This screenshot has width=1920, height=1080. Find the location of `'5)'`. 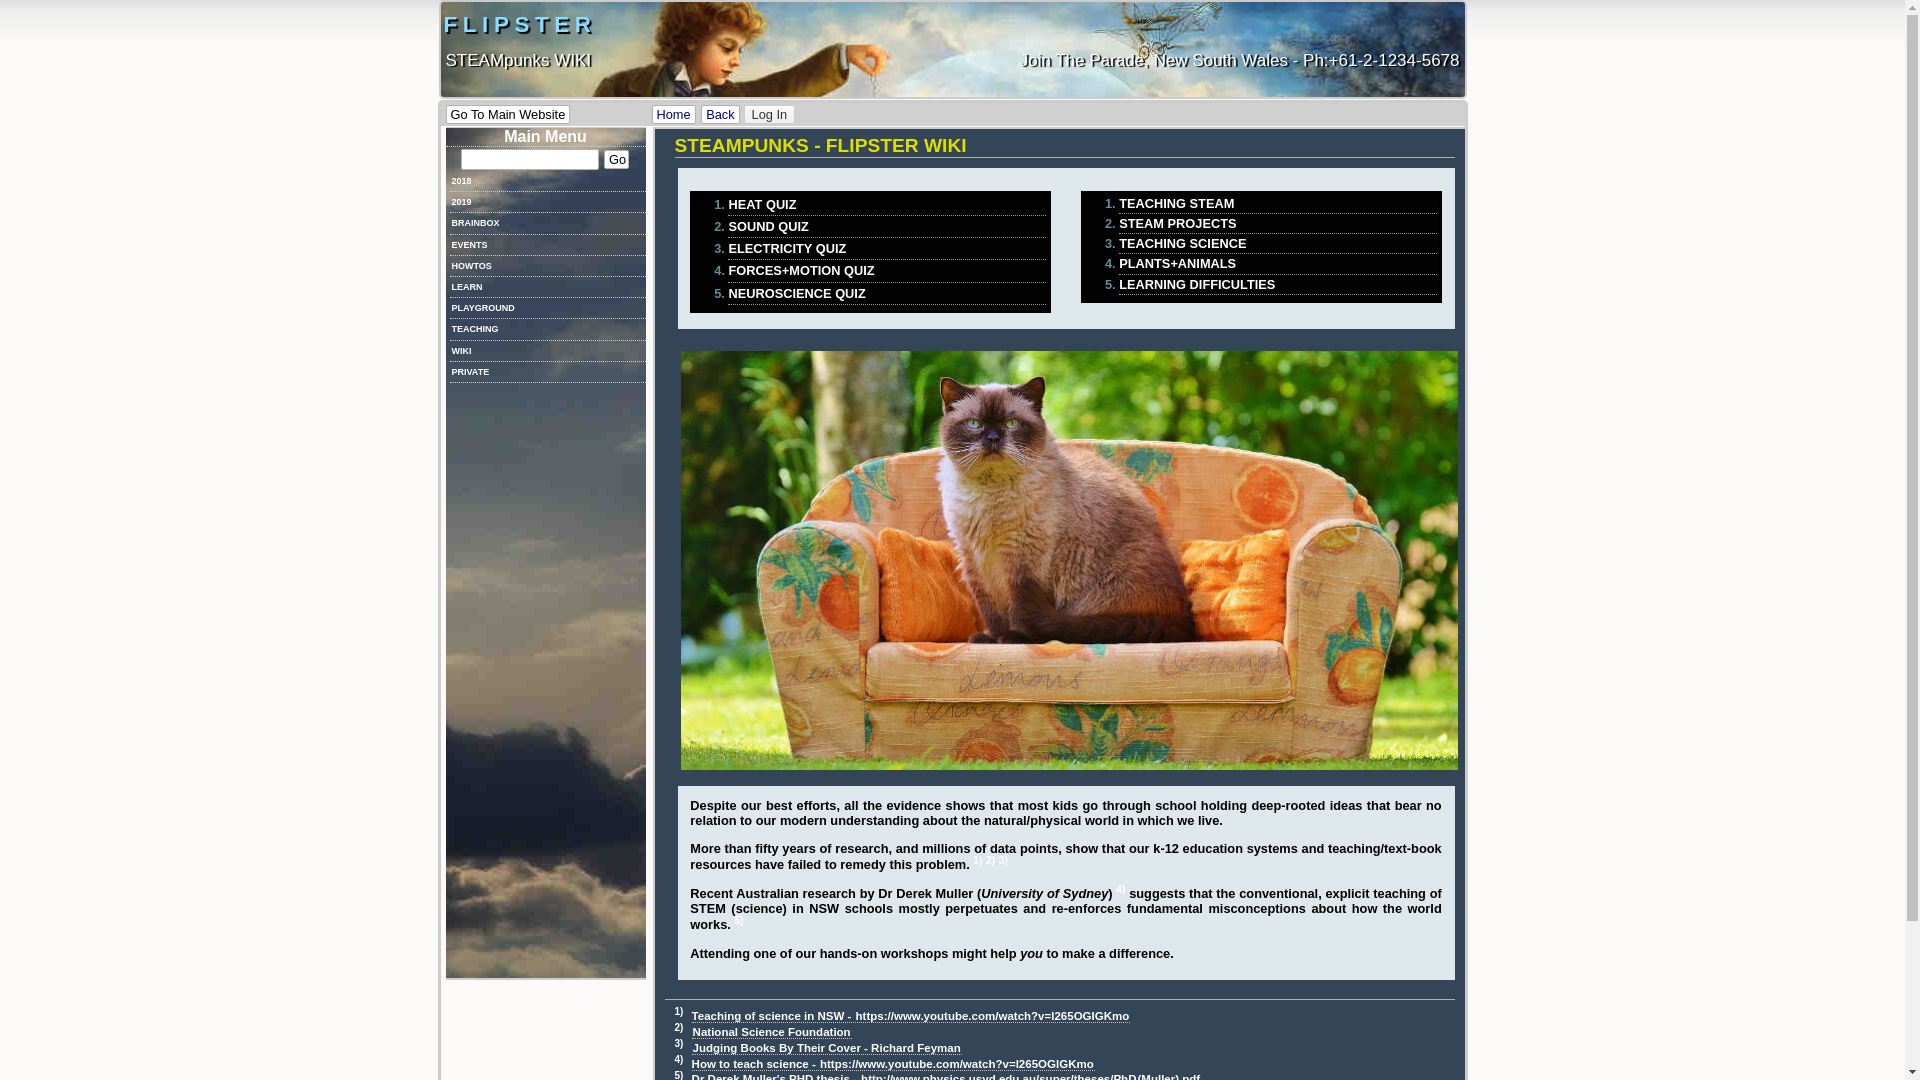

'5)' is located at coordinates (733, 920).